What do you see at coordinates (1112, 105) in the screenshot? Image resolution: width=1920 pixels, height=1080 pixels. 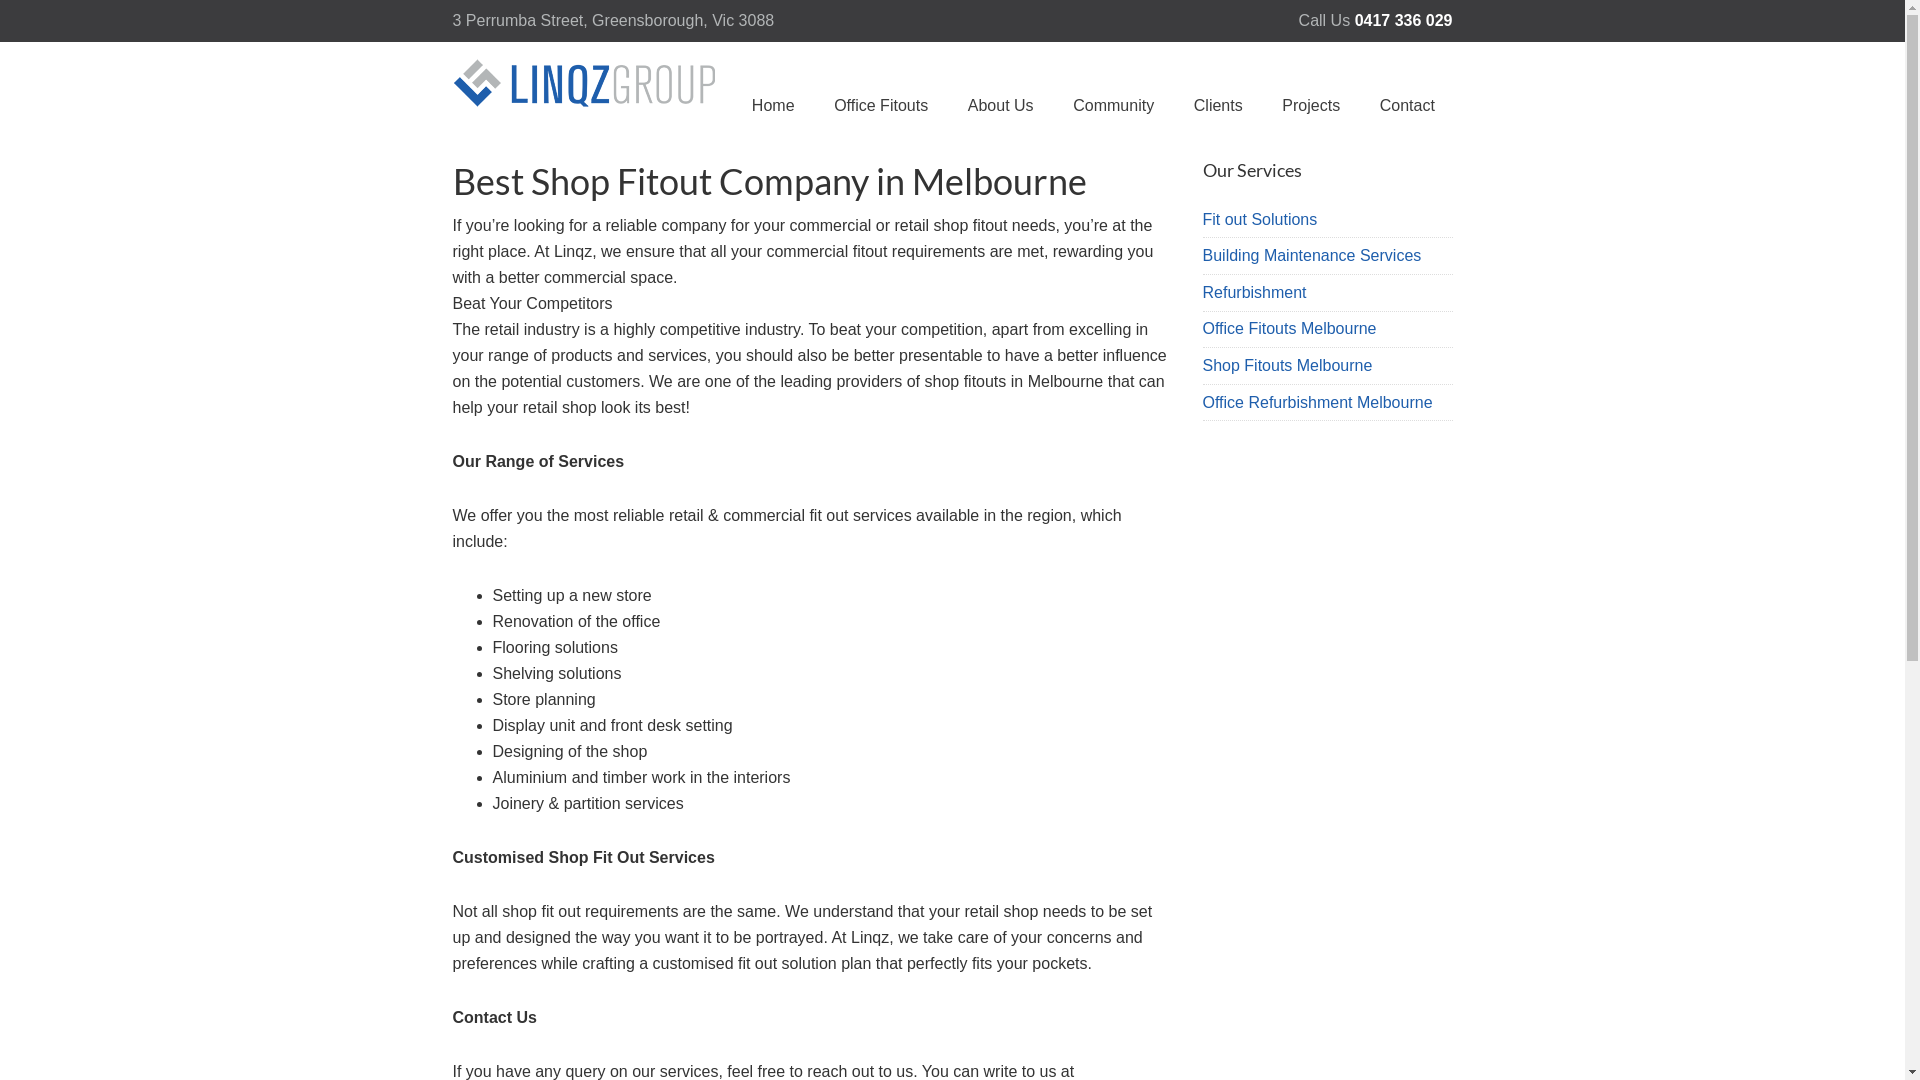 I see `'Community'` at bounding box center [1112, 105].